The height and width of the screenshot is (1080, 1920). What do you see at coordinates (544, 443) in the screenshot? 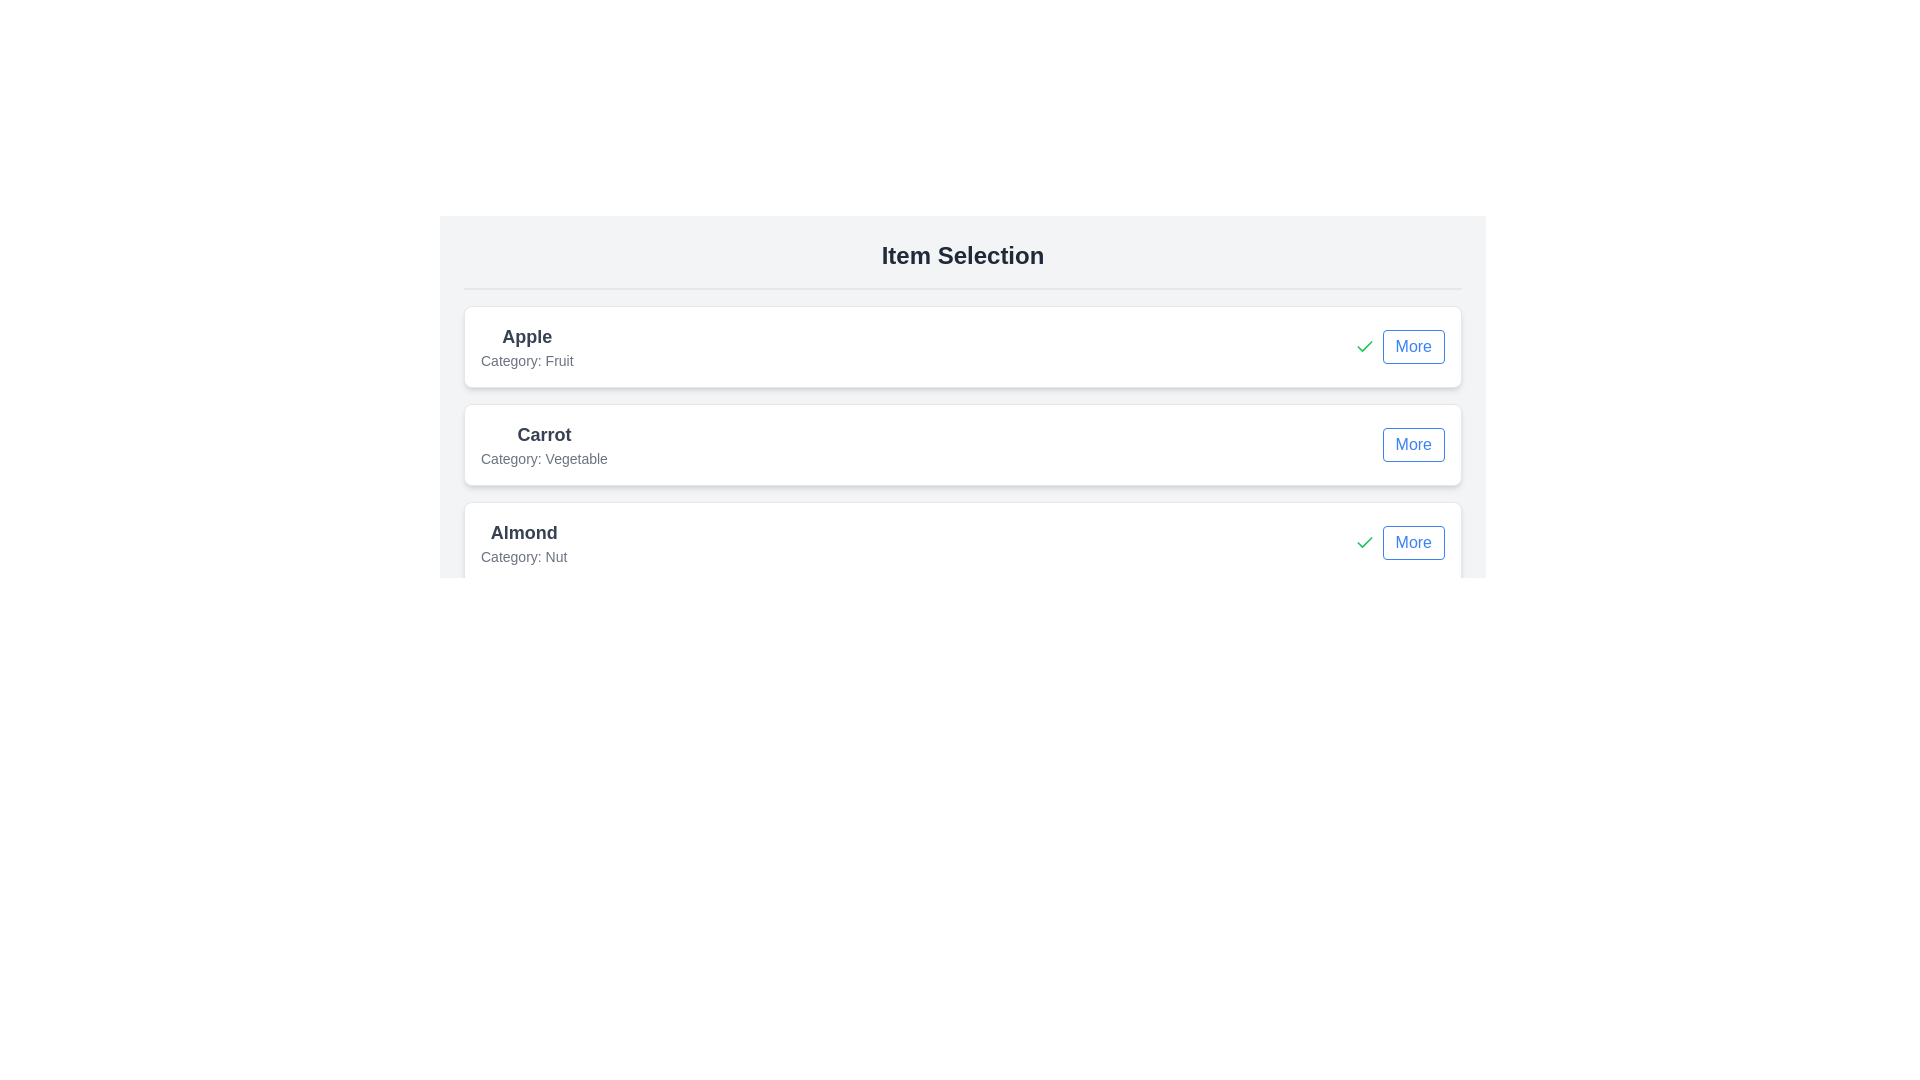
I see `the label displaying 'Carrot' above 'Category: Vegetable' within the second list item of a bordered, shadowed card` at bounding box center [544, 443].